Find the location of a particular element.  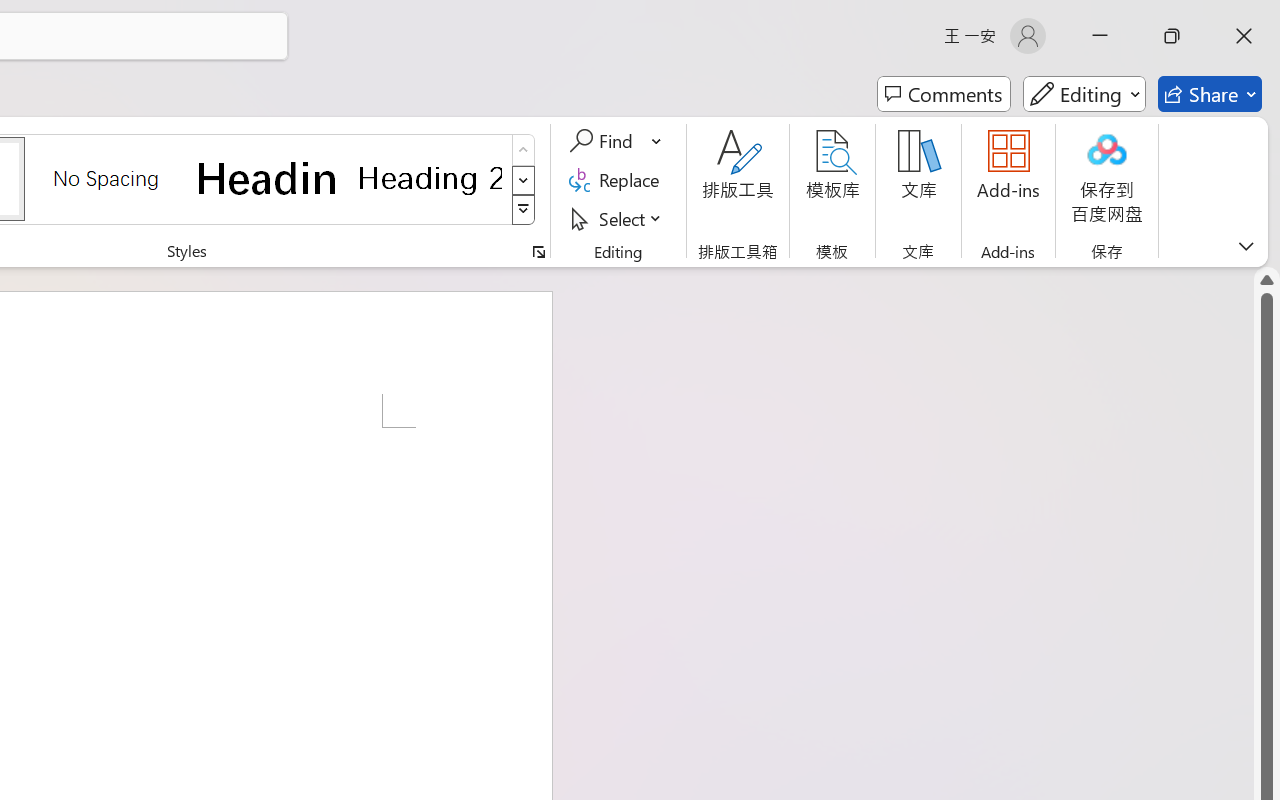

'Row Down' is located at coordinates (523, 179).